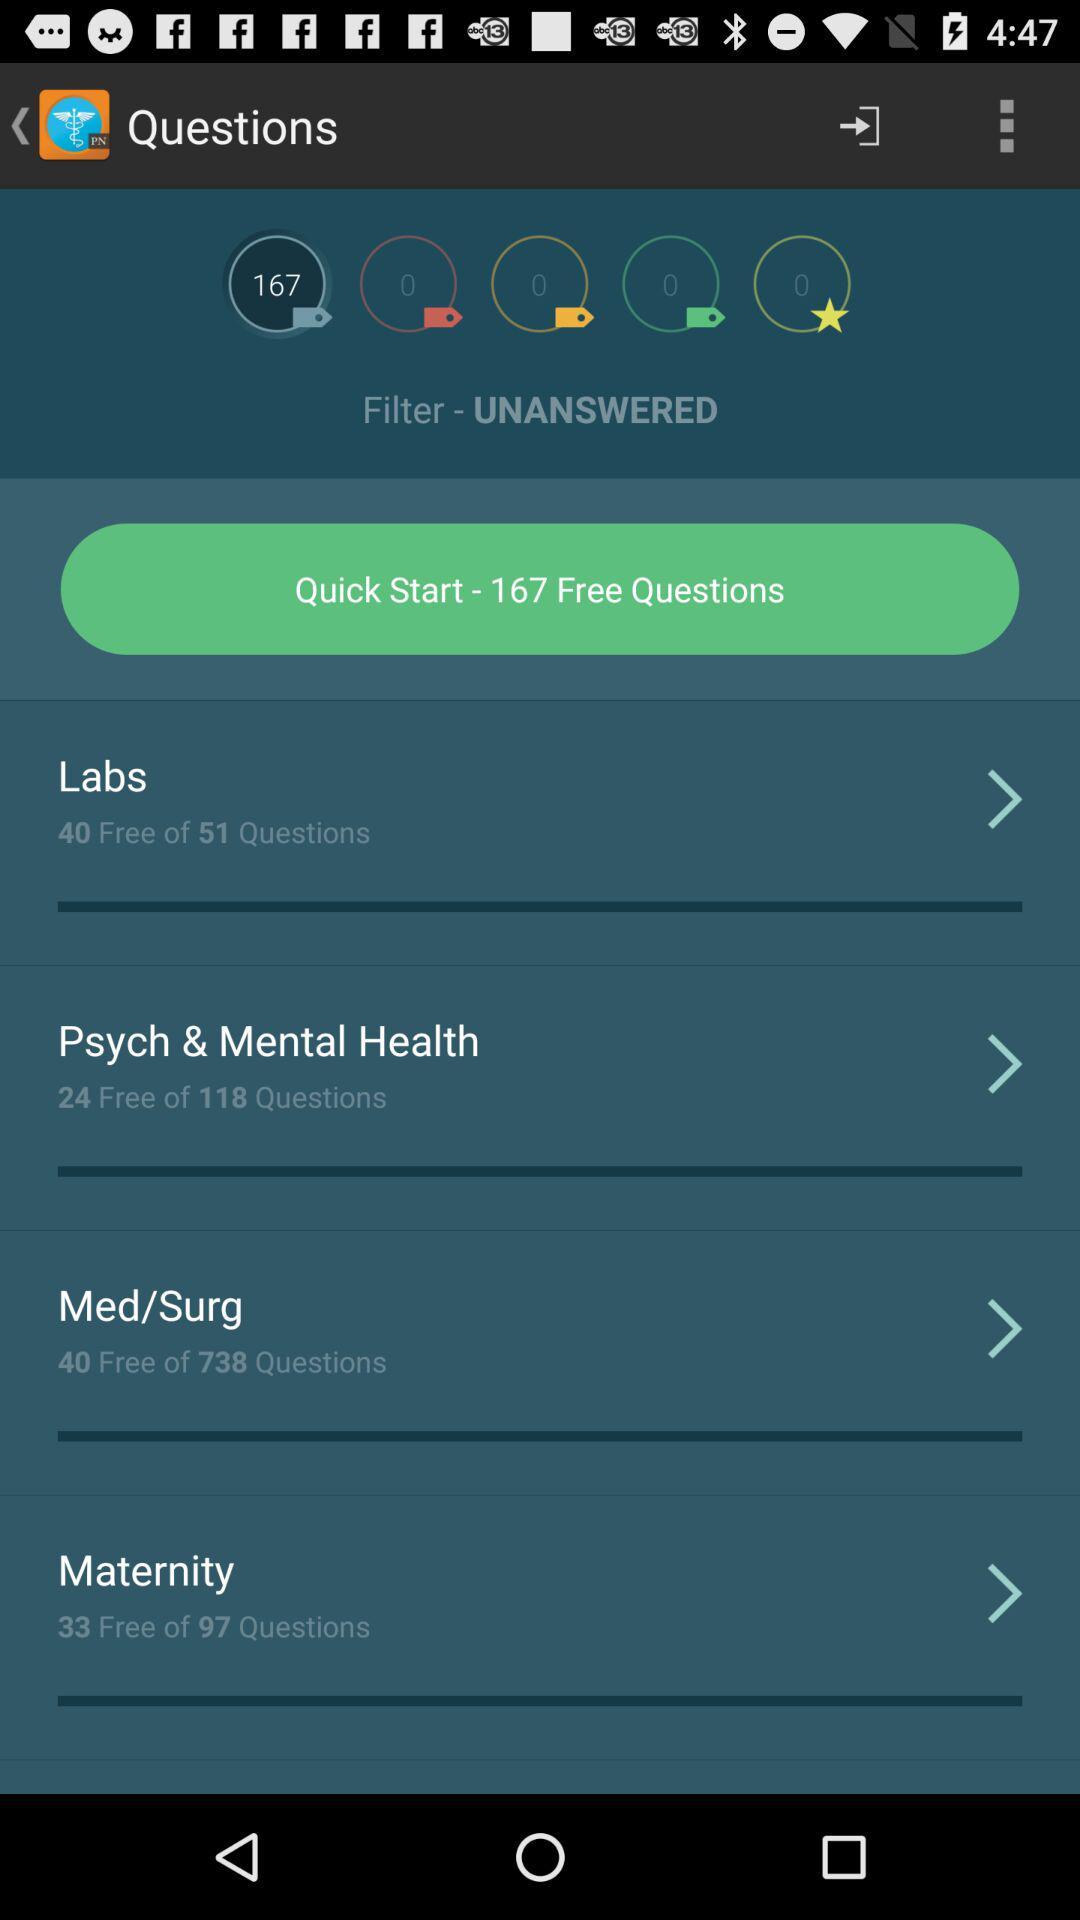 The height and width of the screenshot is (1920, 1080). Describe the element at coordinates (149, 1304) in the screenshot. I see `med/surg item` at that location.